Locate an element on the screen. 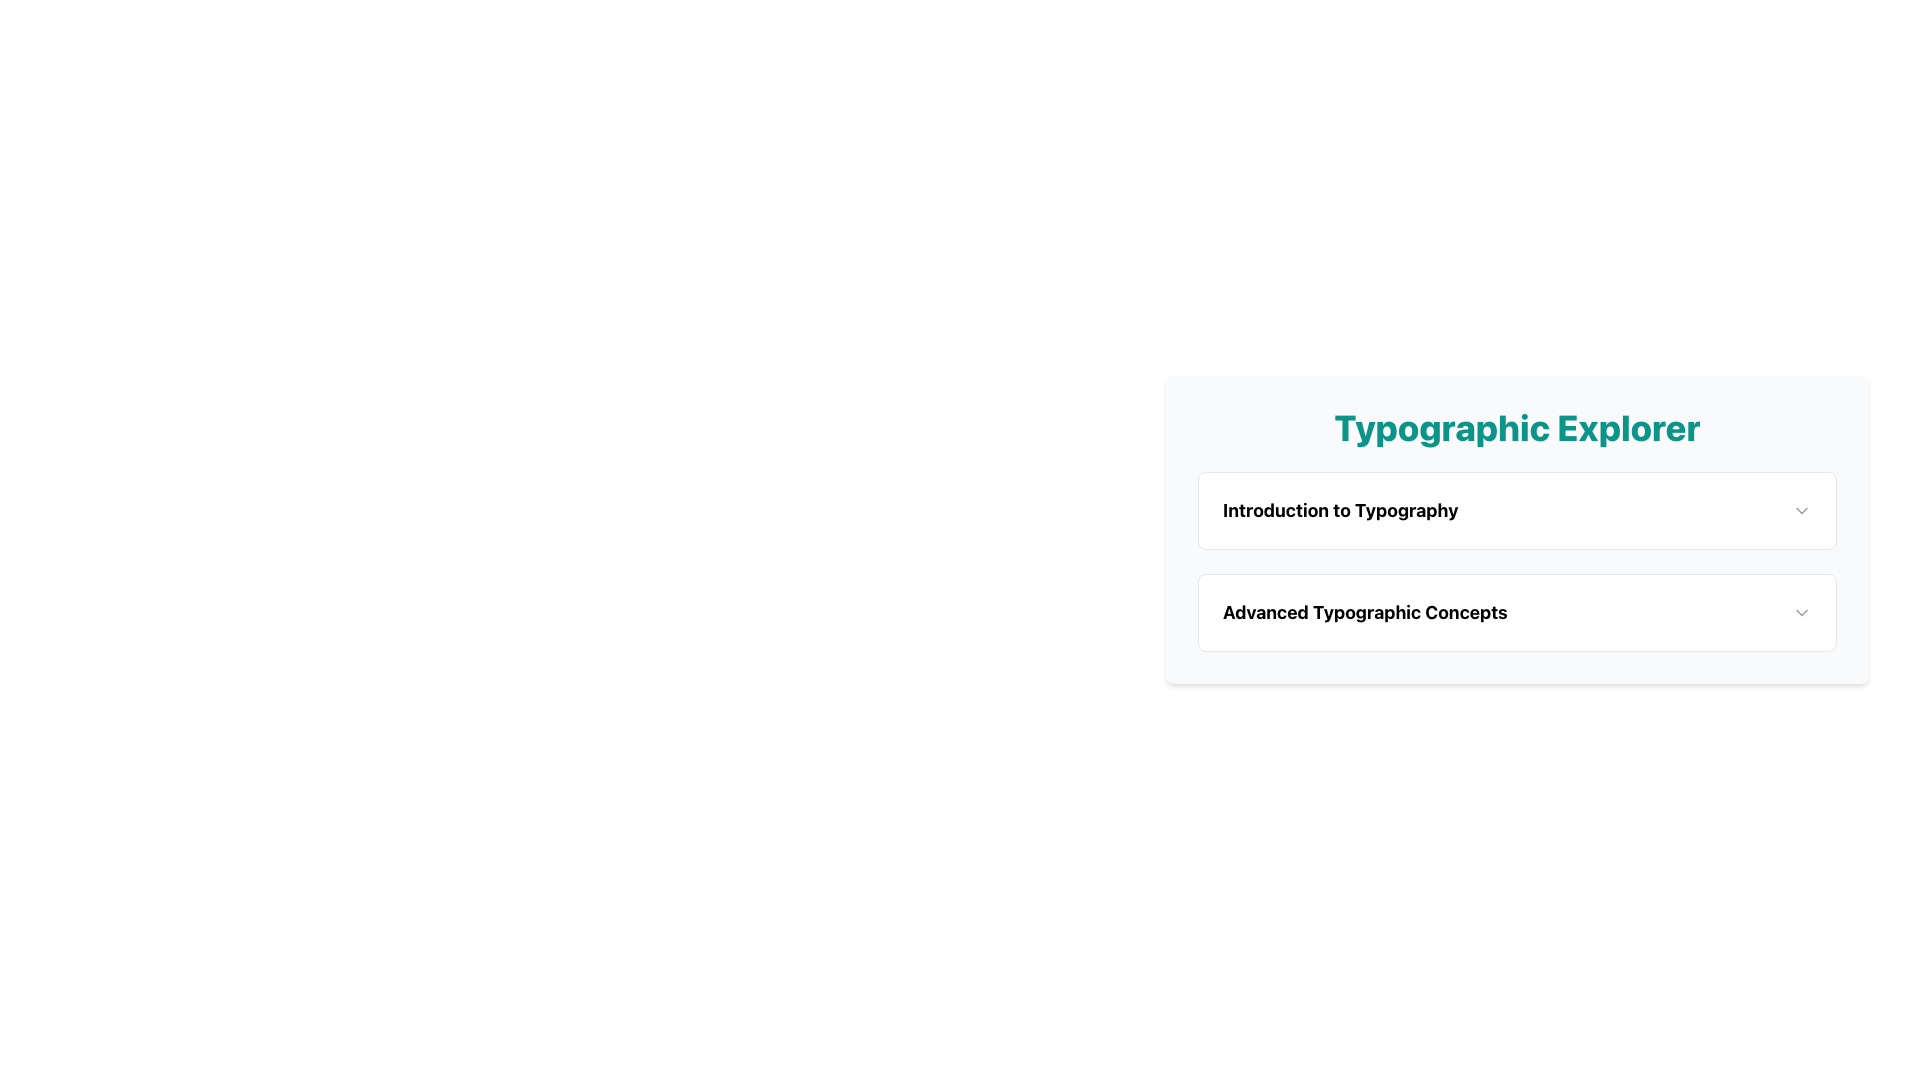 The width and height of the screenshot is (1920, 1080). the dropdown menu section that expands is located at coordinates (1517, 614).